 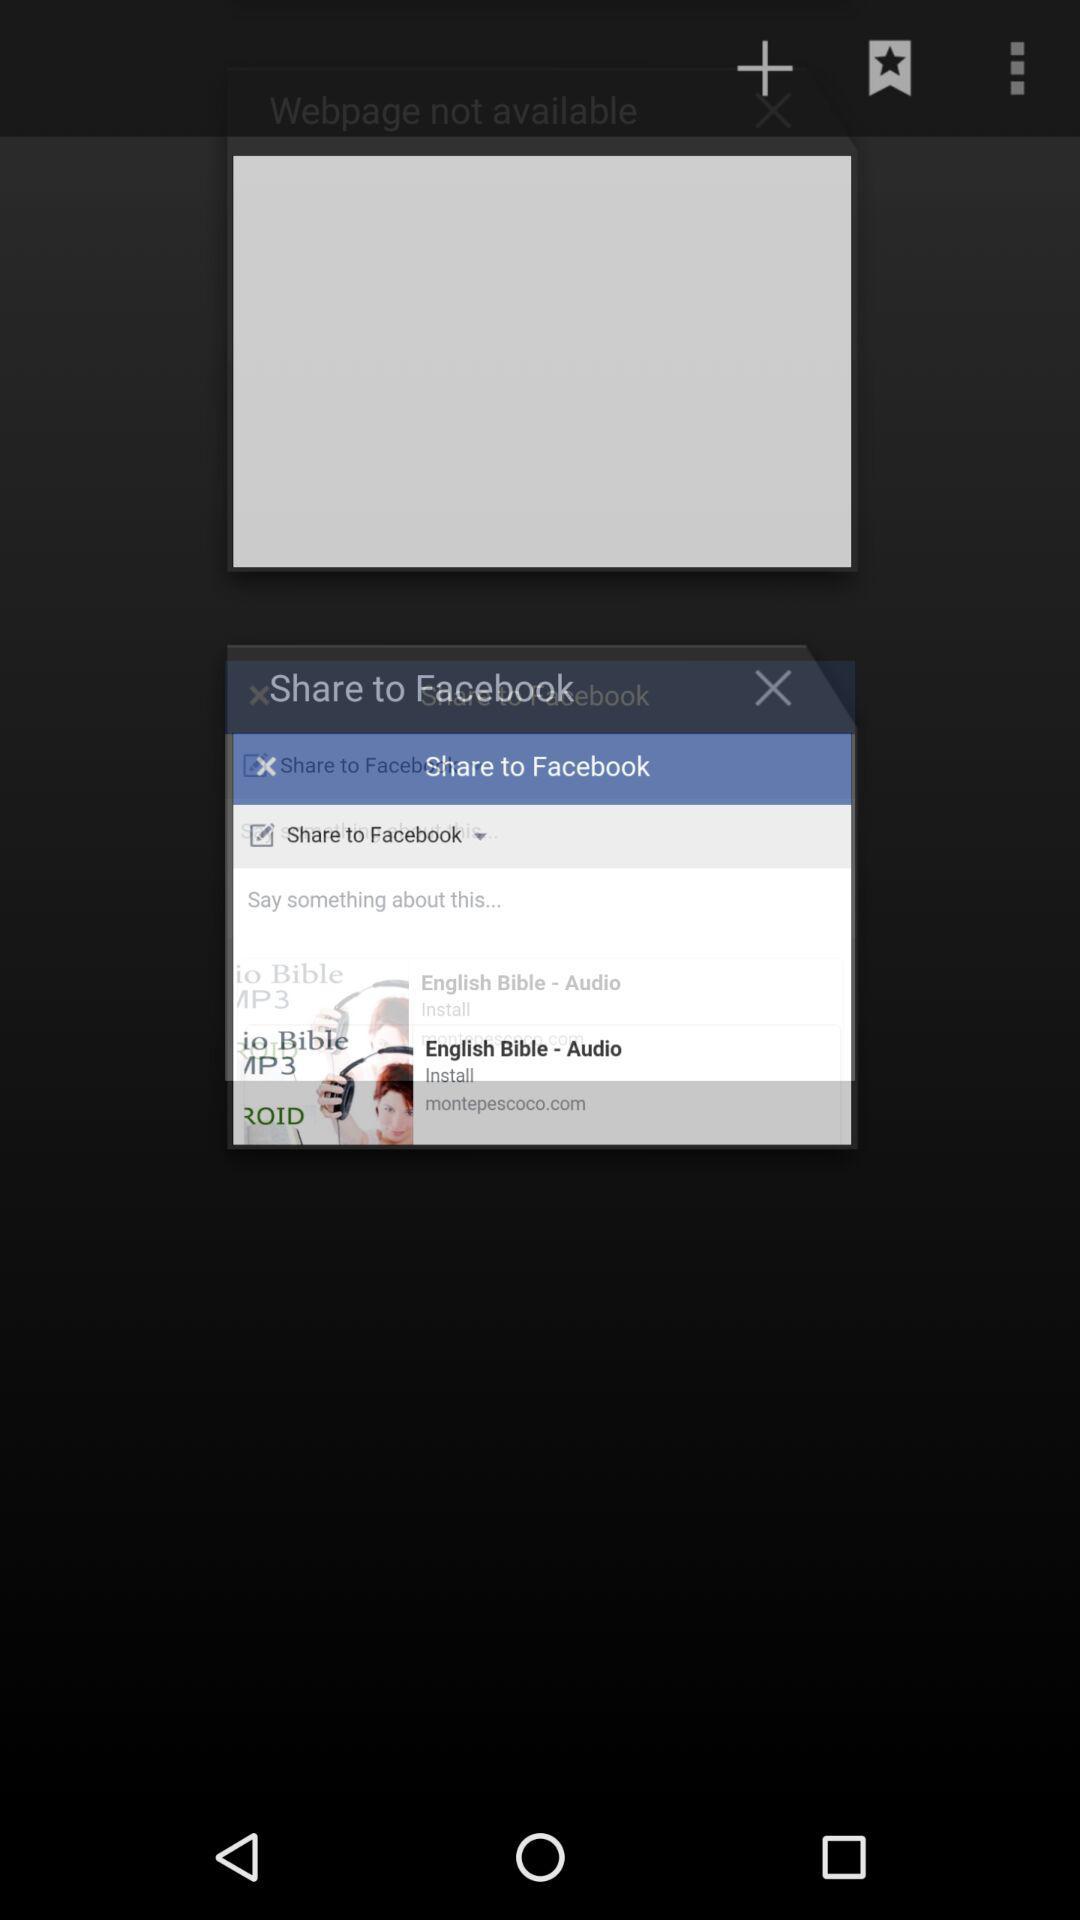 I want to click on the add icon, so click(x=764, y=72).